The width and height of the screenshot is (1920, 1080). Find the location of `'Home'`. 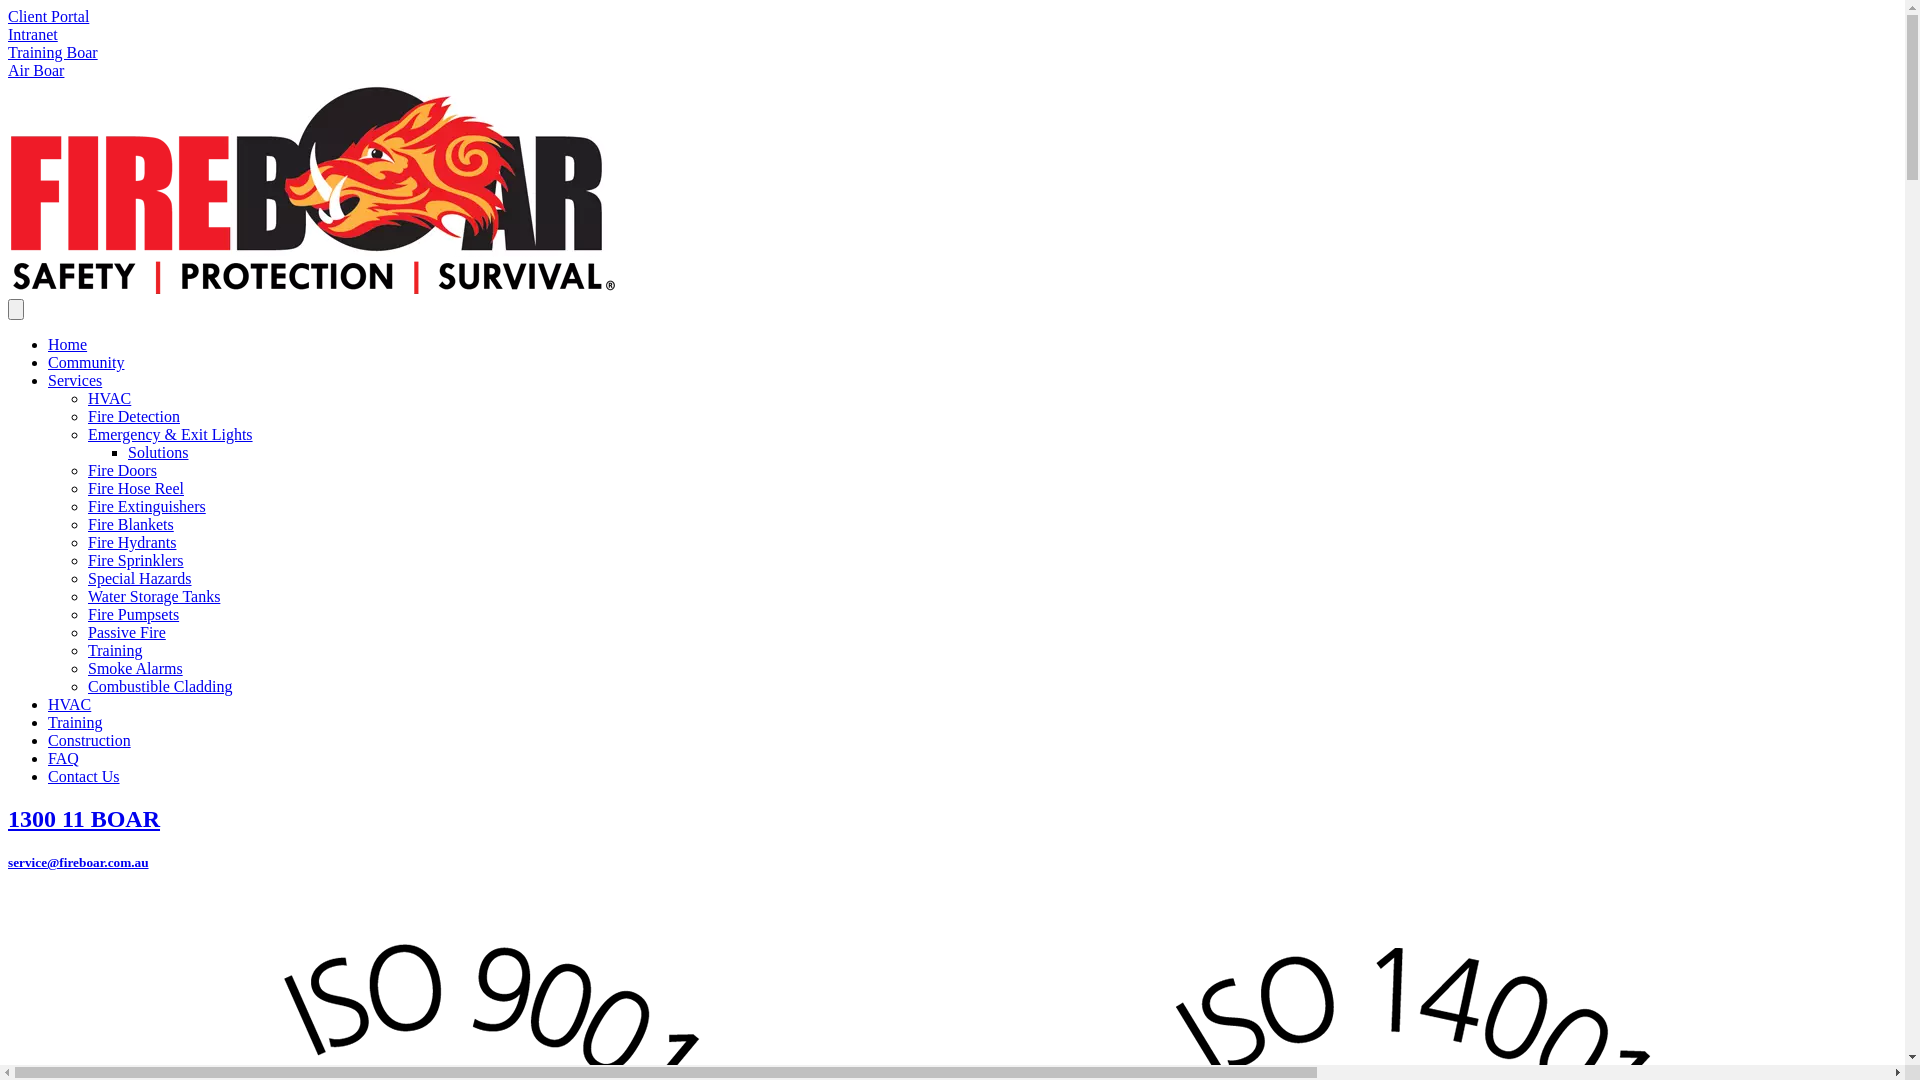

'Home' is located at coordinates (67, 343).